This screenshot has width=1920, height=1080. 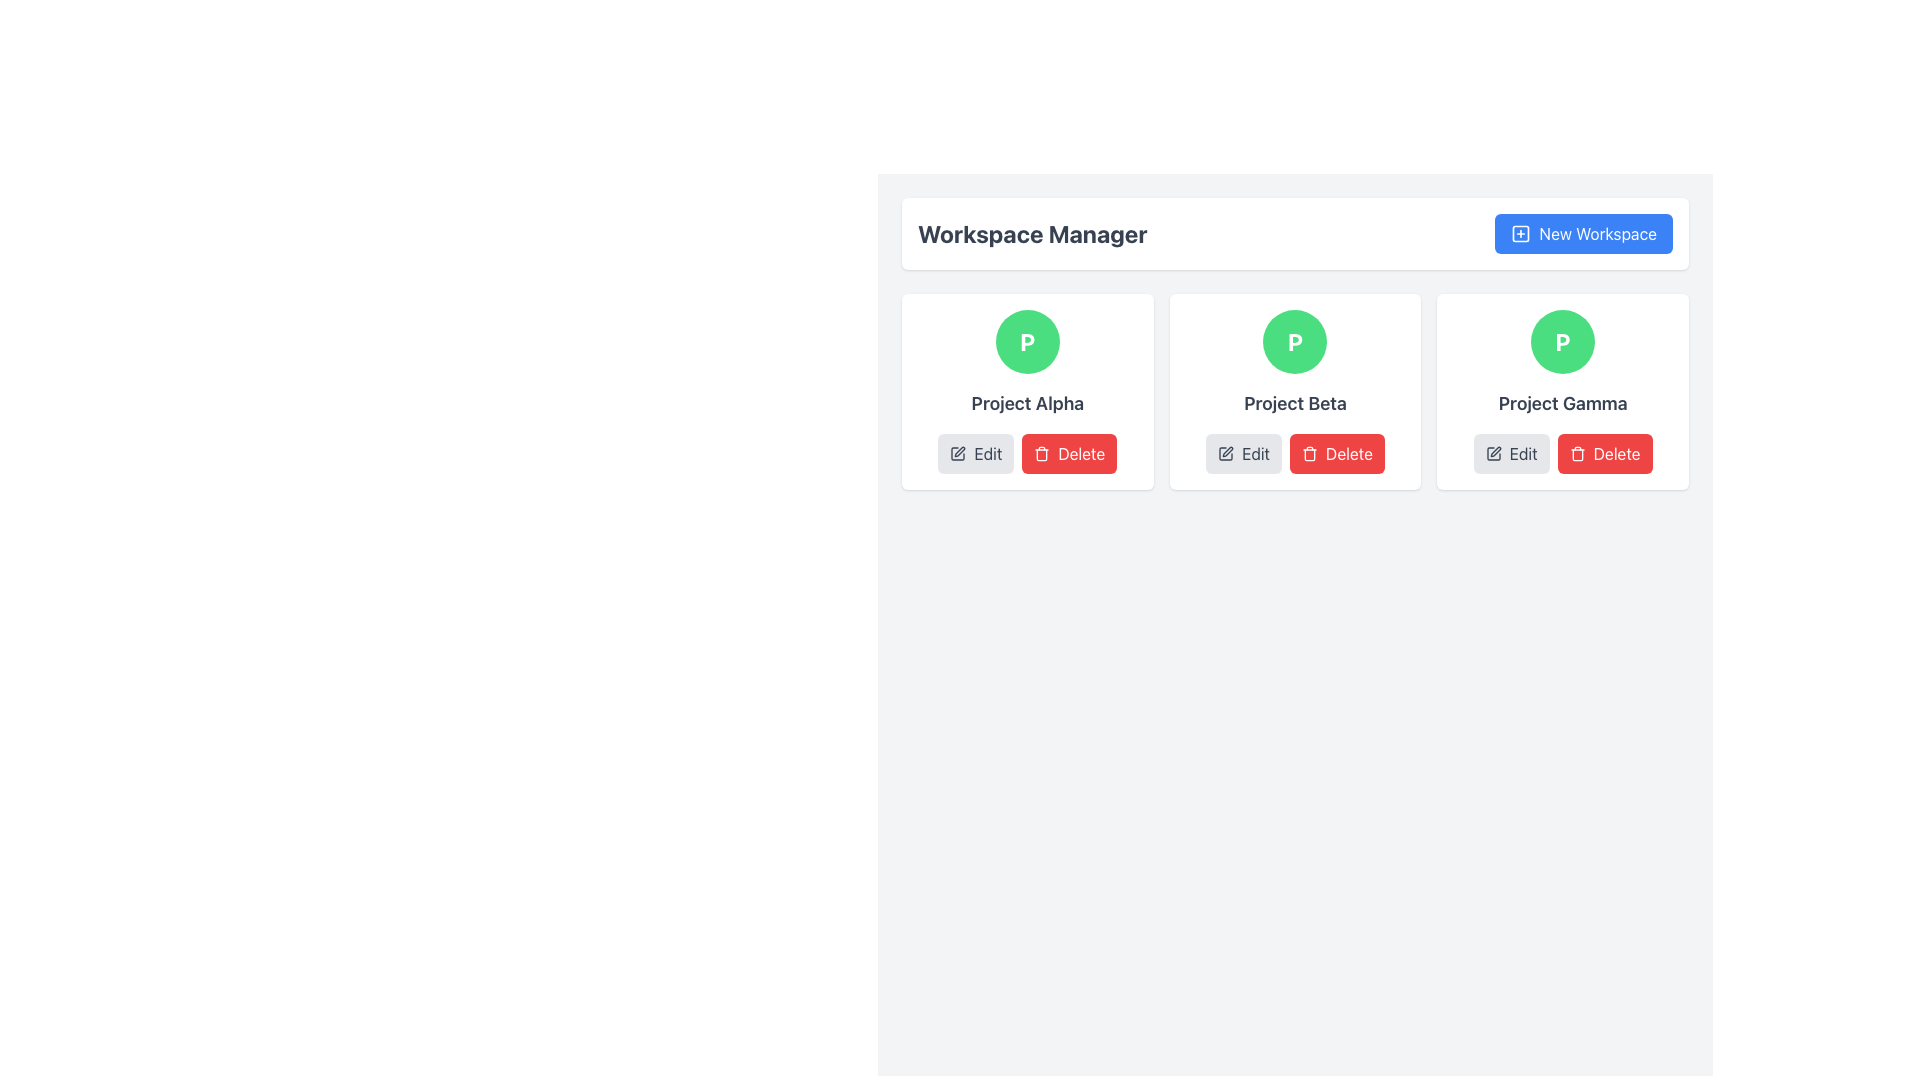 I want to click on the 'Edit' button located below the title 'Project Beta' in the second card of the grid layout to initiate the edit functionality for the associated project, so click(x=1242, y=454).